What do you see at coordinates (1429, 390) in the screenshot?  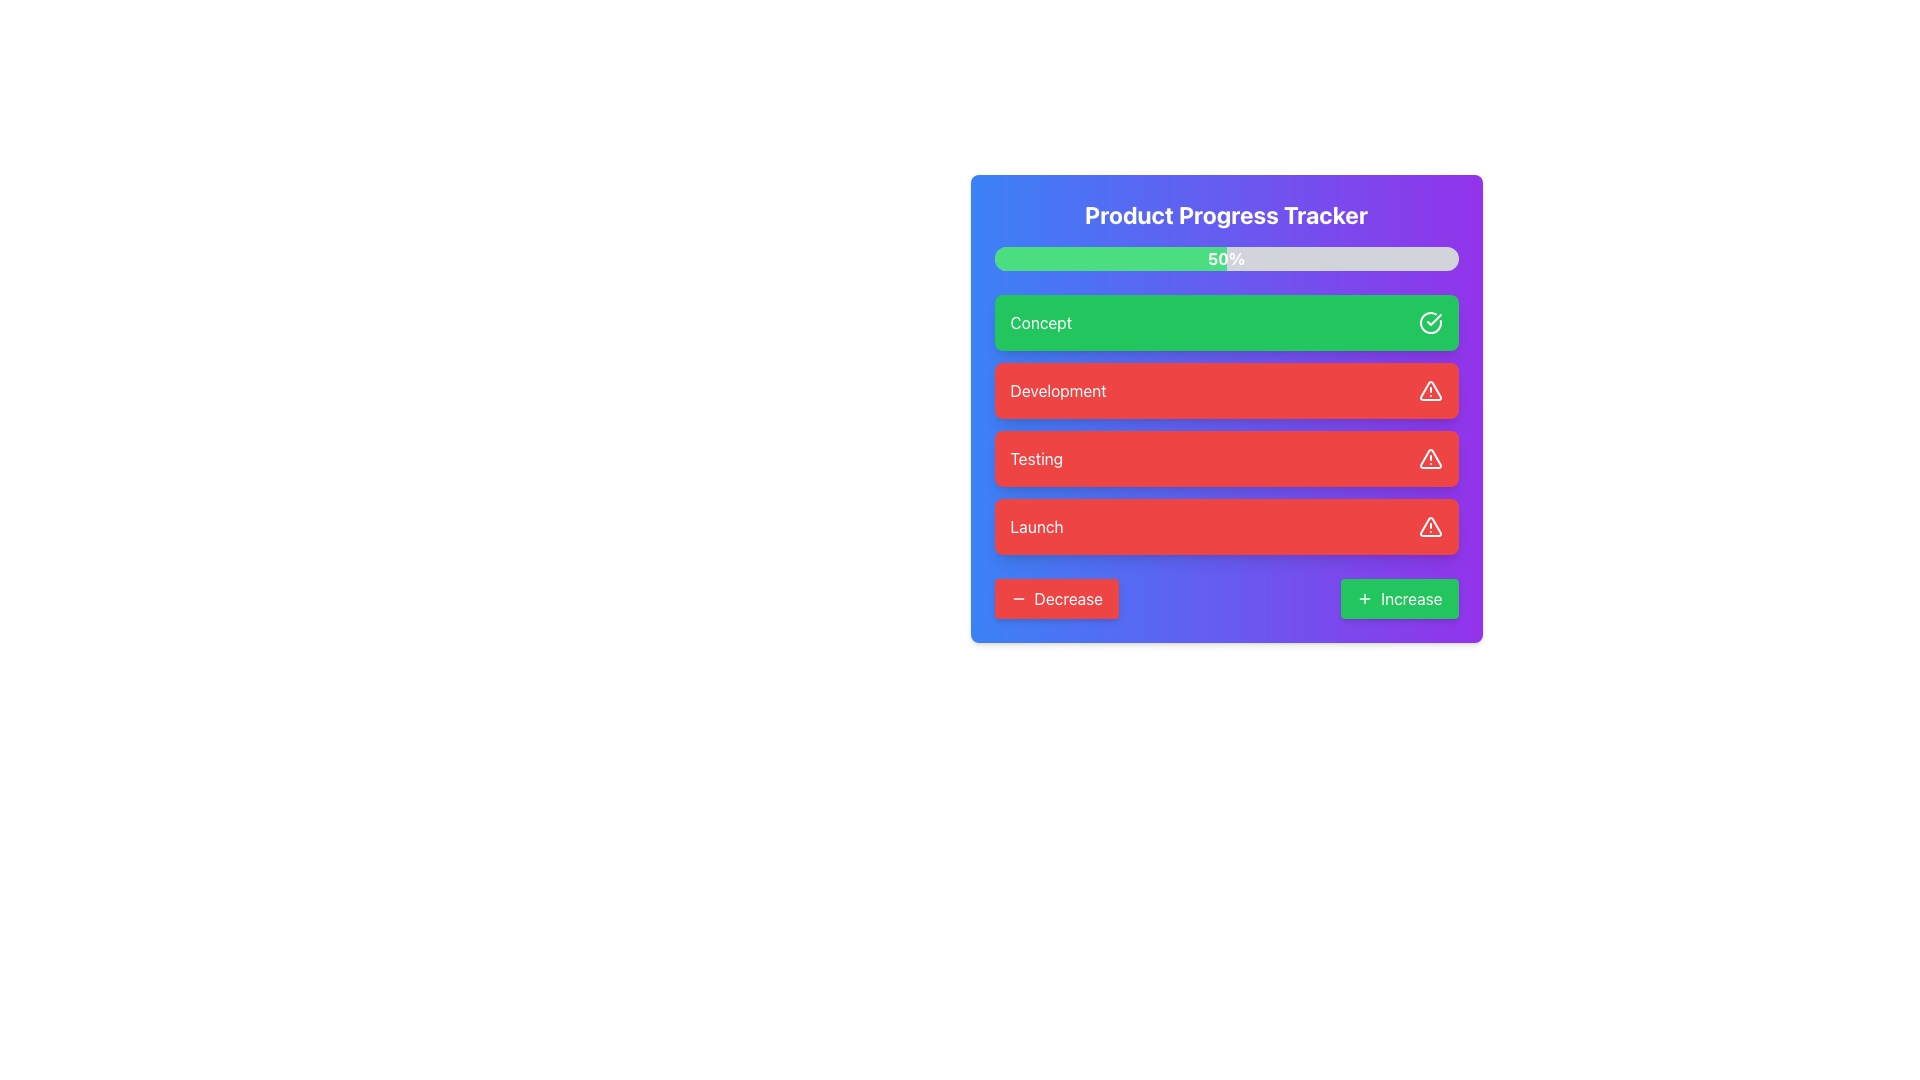 I see `the warning icon indicating an issue in the 'Development' stage of the progress tracker, located near the right end of the development progress bar` at bounding box center [1429, 390].